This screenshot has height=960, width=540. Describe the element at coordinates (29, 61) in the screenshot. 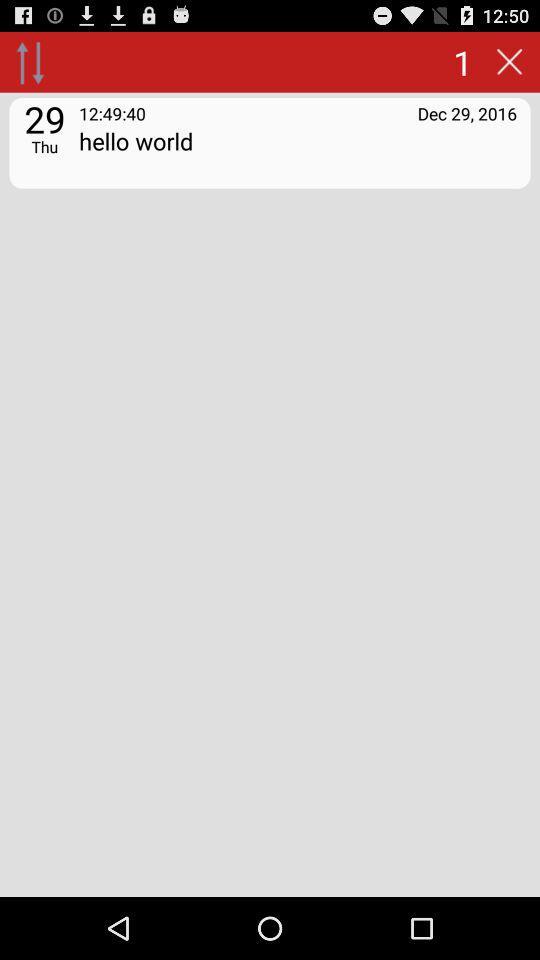

I see `go up/down` at that location.